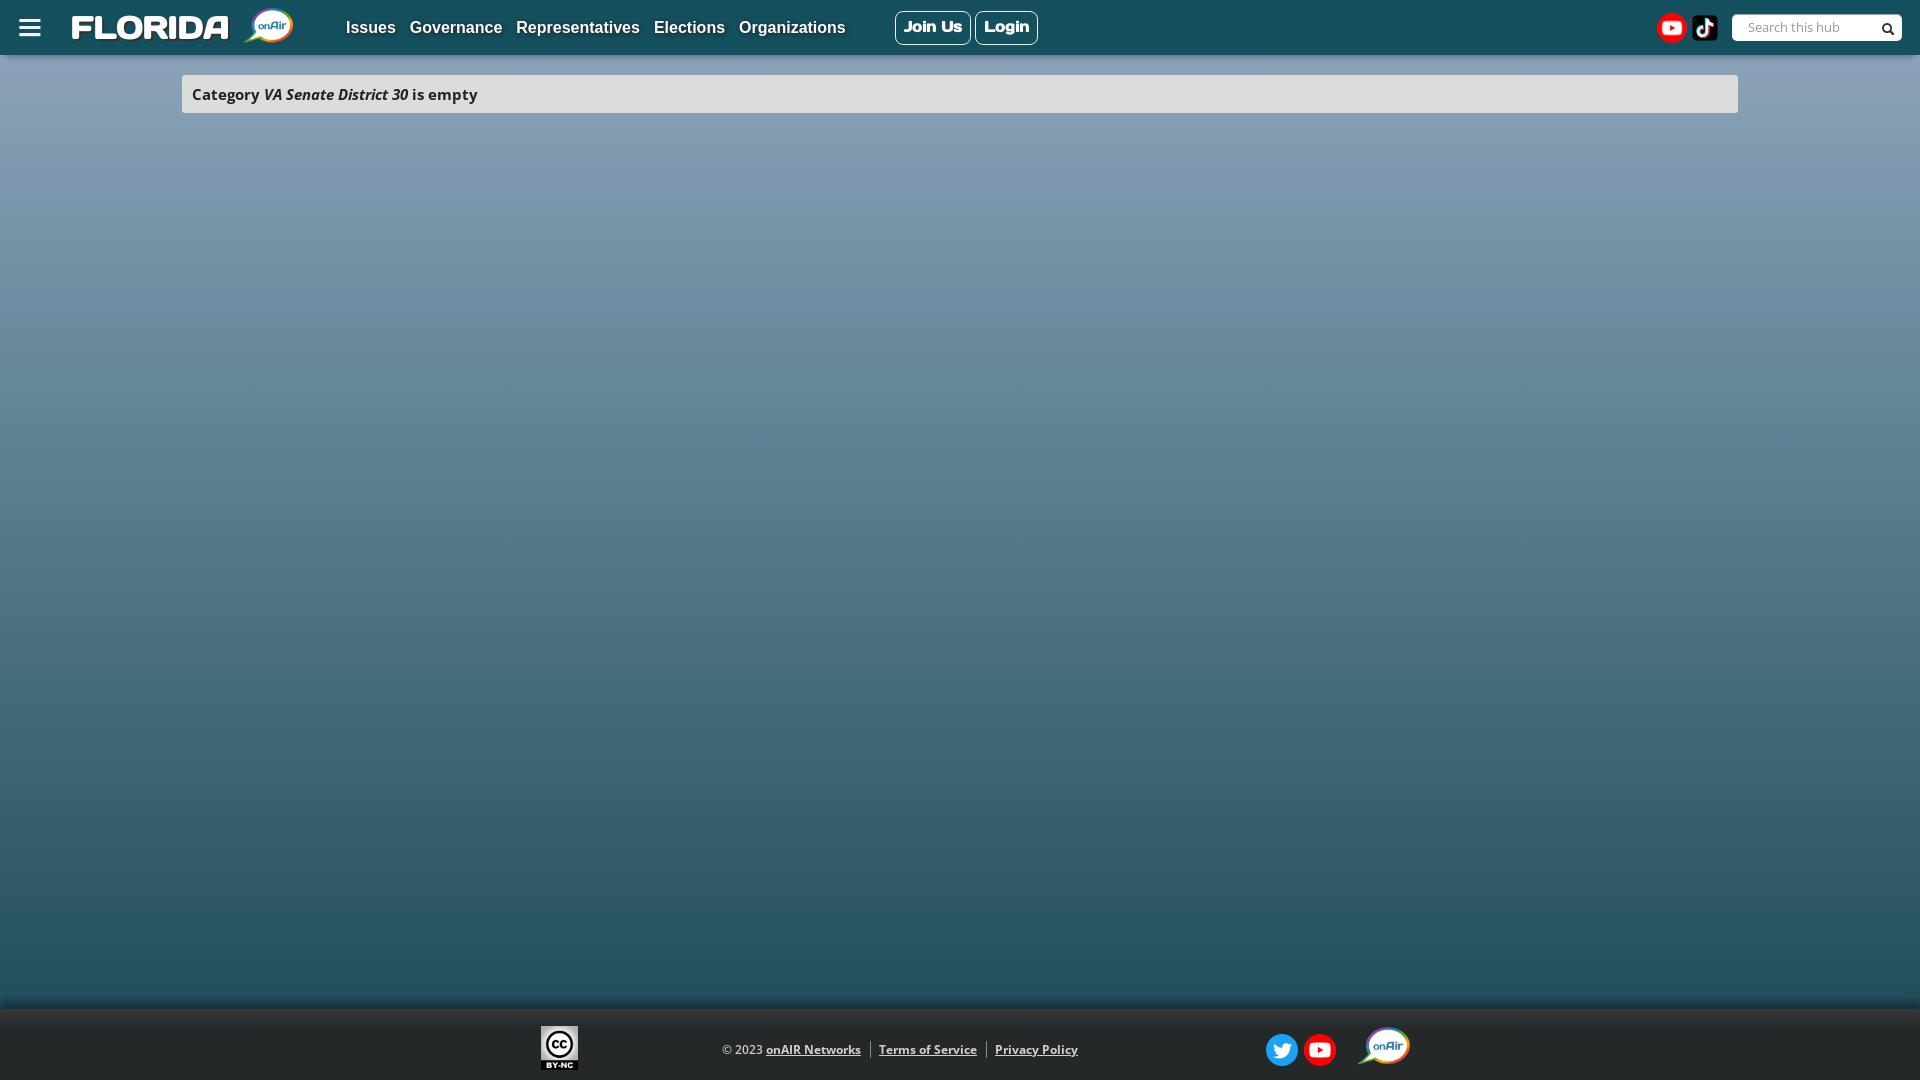  What do you see at coordinates (1036, 1048) in the screenshot?
I see `'Privacy Policy'` at bounding box center [1036, 1048].